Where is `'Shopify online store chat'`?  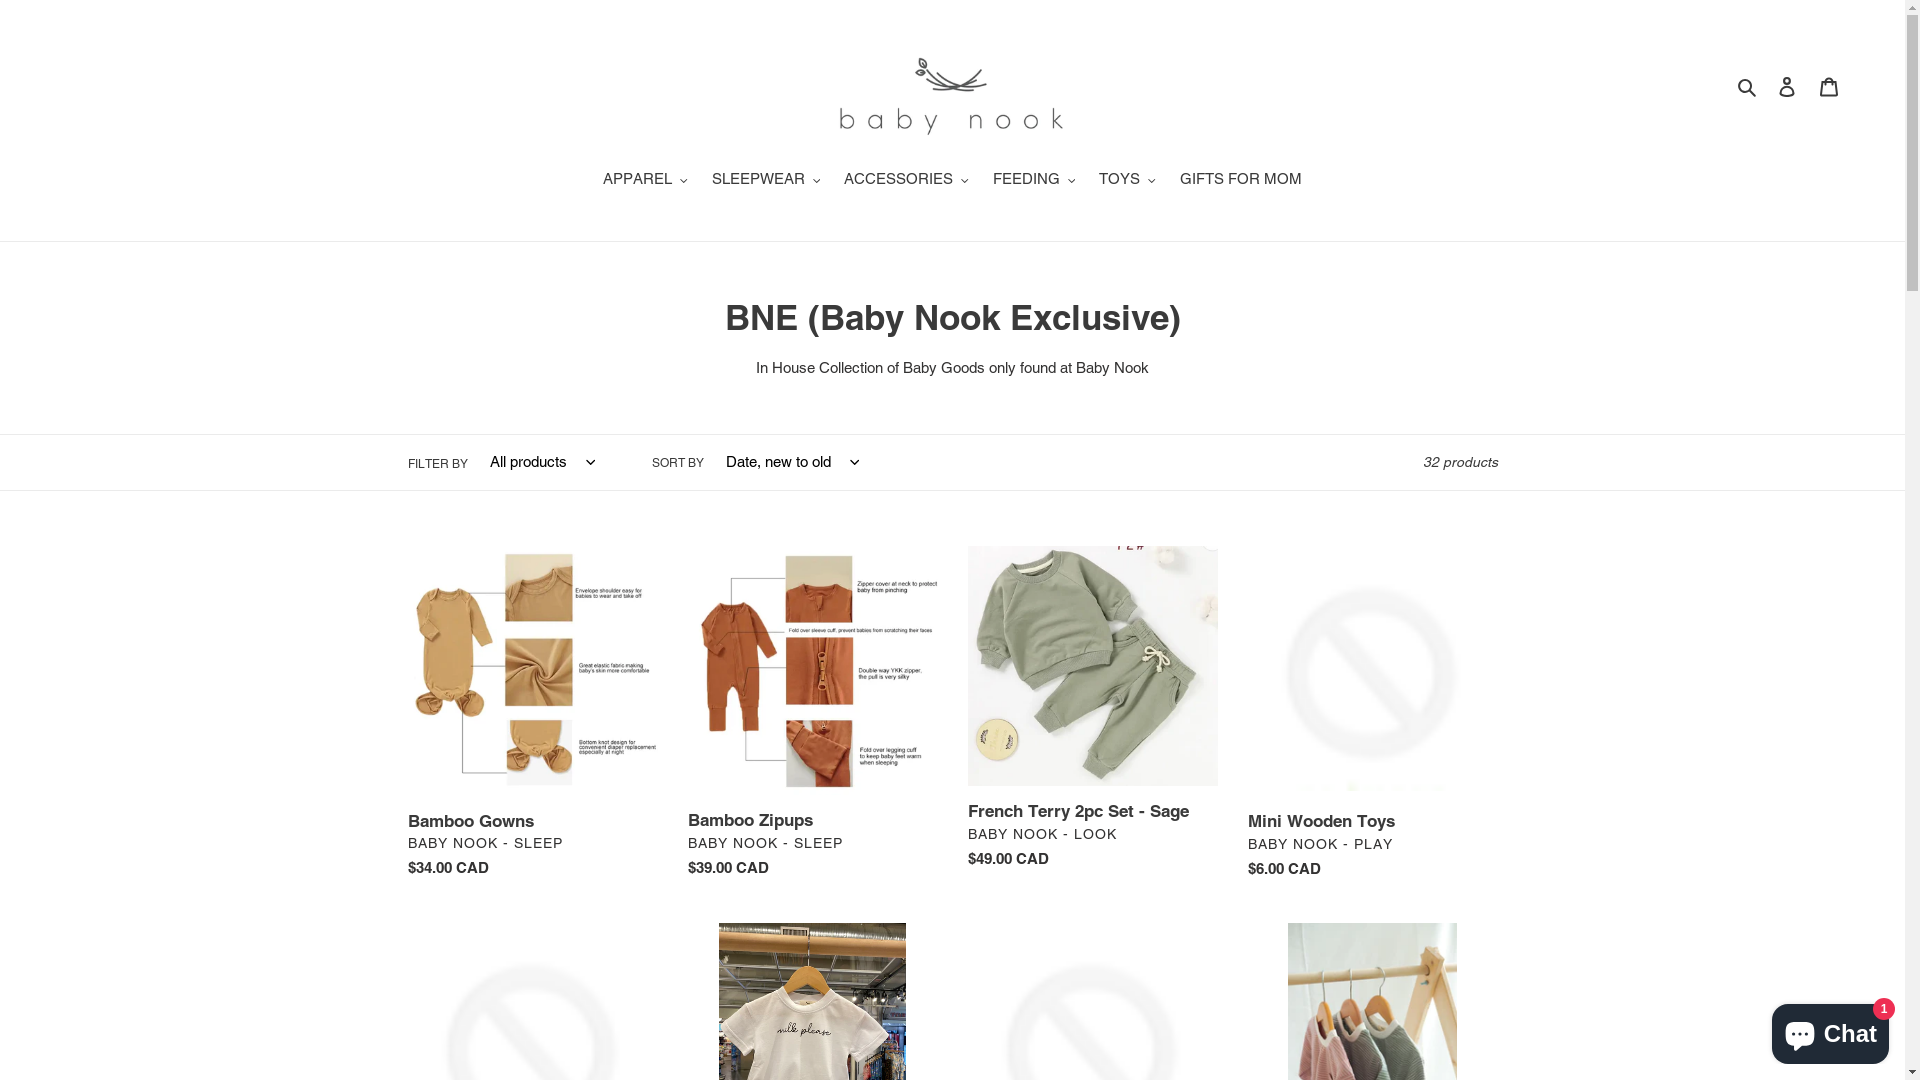
'Shopify online store chat' is located at coordinates (1830, 1029).